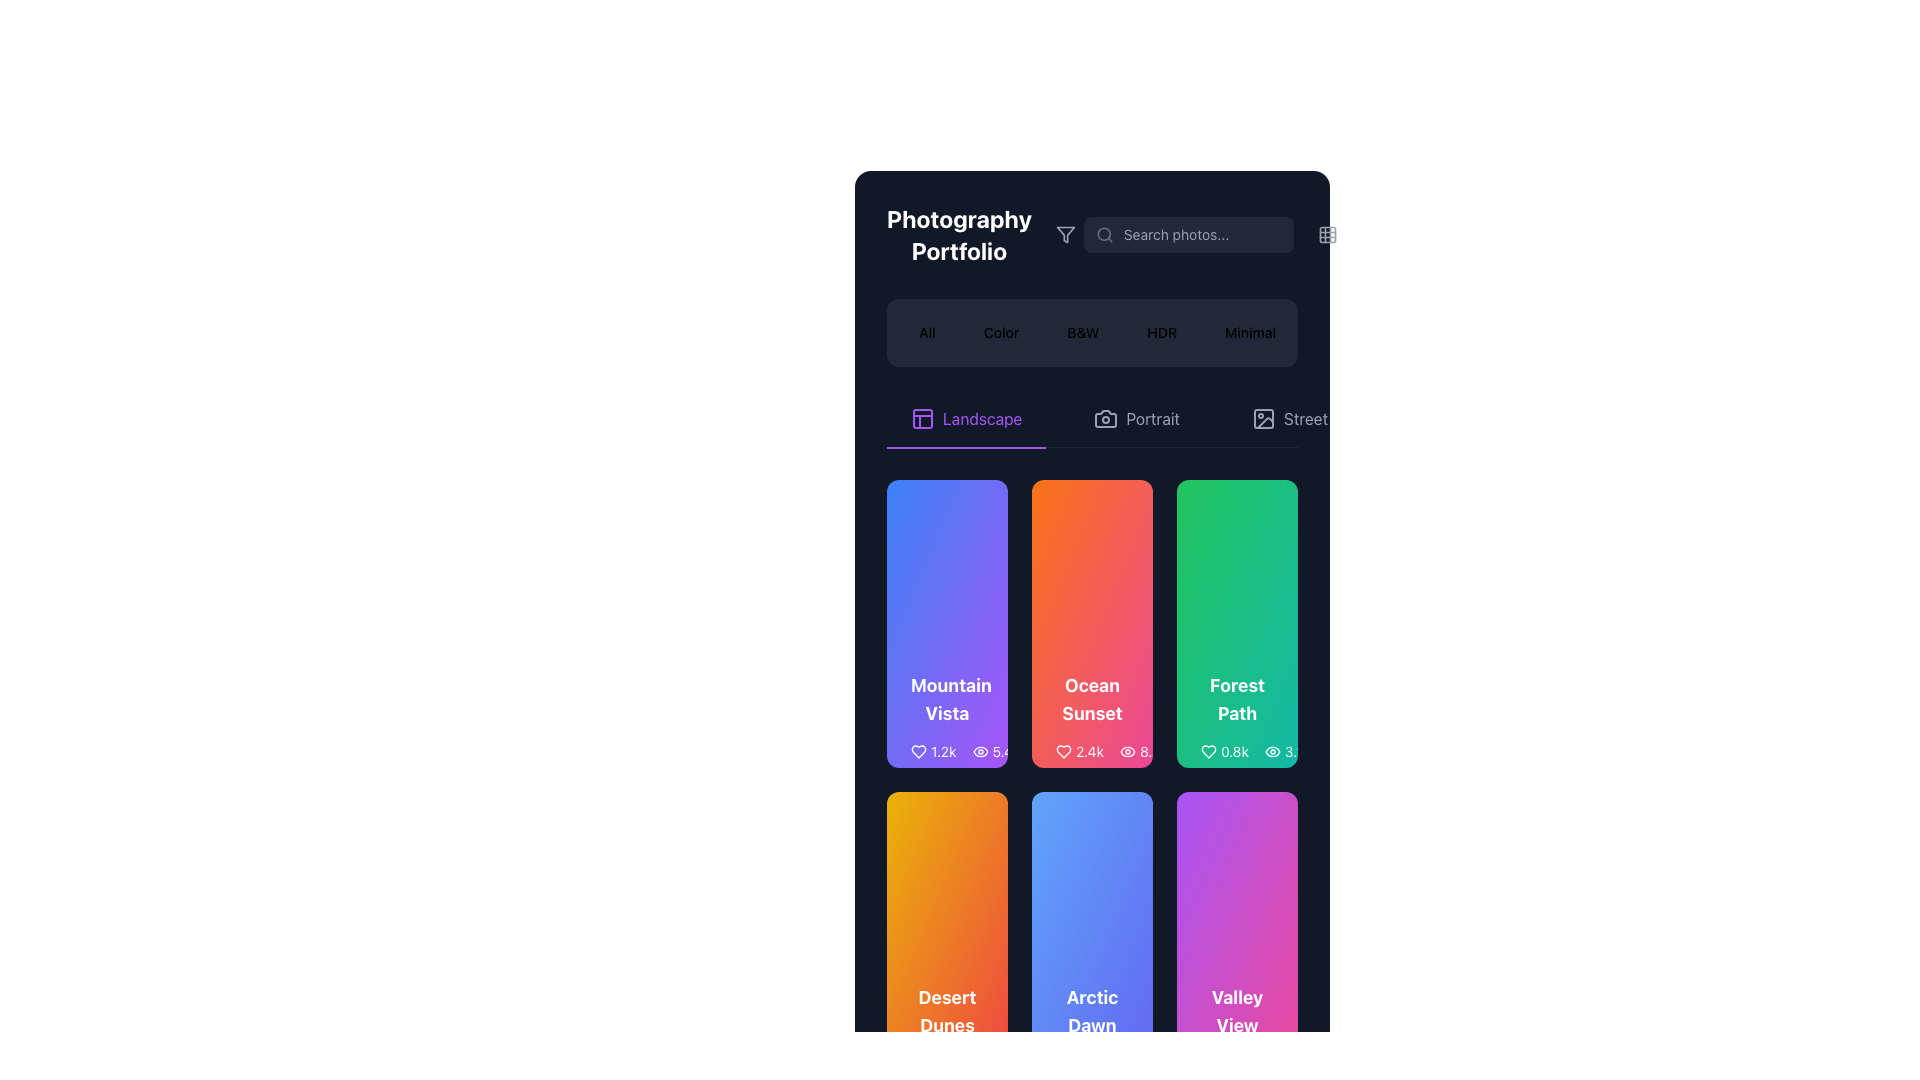 This screenshot has width=1920, height=1080. What do you see at coordinates (932, 752) in the screenshot?
I see `the count icon displaying likes for the 'Mountain Vista' card, located at the bottom-left corner of the card in the first column of the grid` at bounding box center [932, 752].